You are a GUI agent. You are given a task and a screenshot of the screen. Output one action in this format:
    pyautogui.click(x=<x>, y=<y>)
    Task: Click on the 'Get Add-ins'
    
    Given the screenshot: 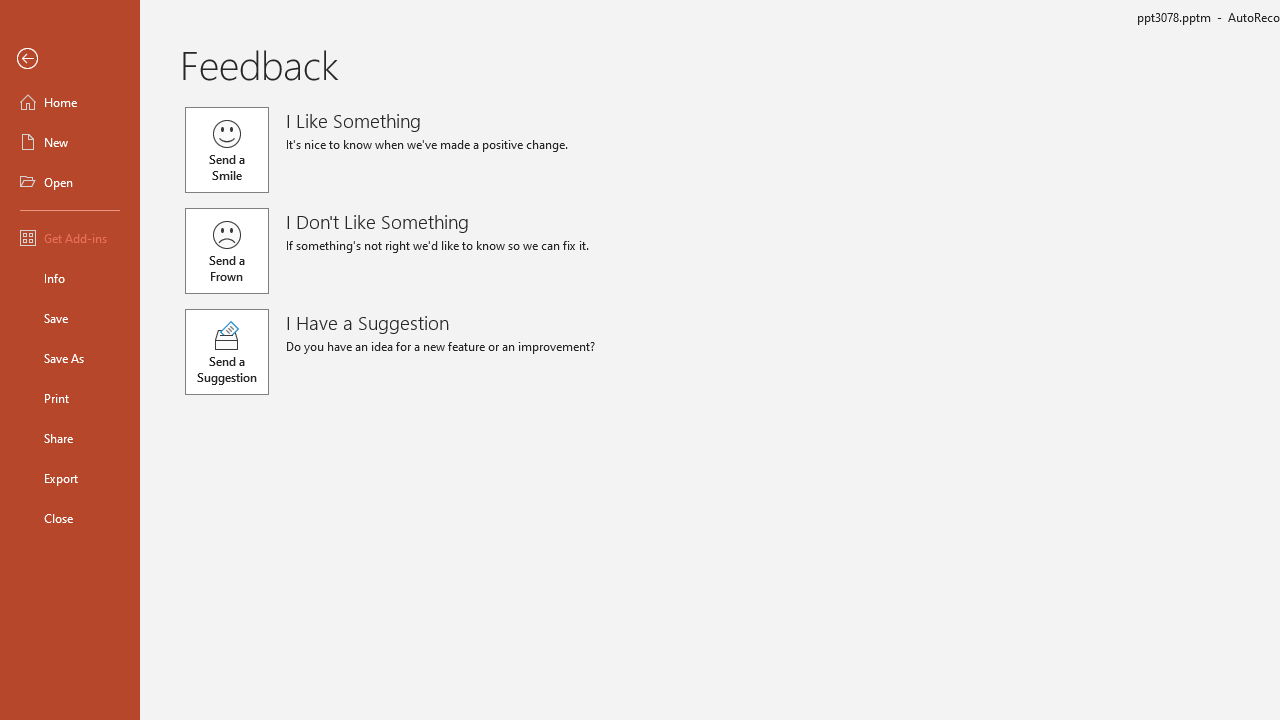 What is the action you would take?
    pyautogui.click(x=69, y=236)
    